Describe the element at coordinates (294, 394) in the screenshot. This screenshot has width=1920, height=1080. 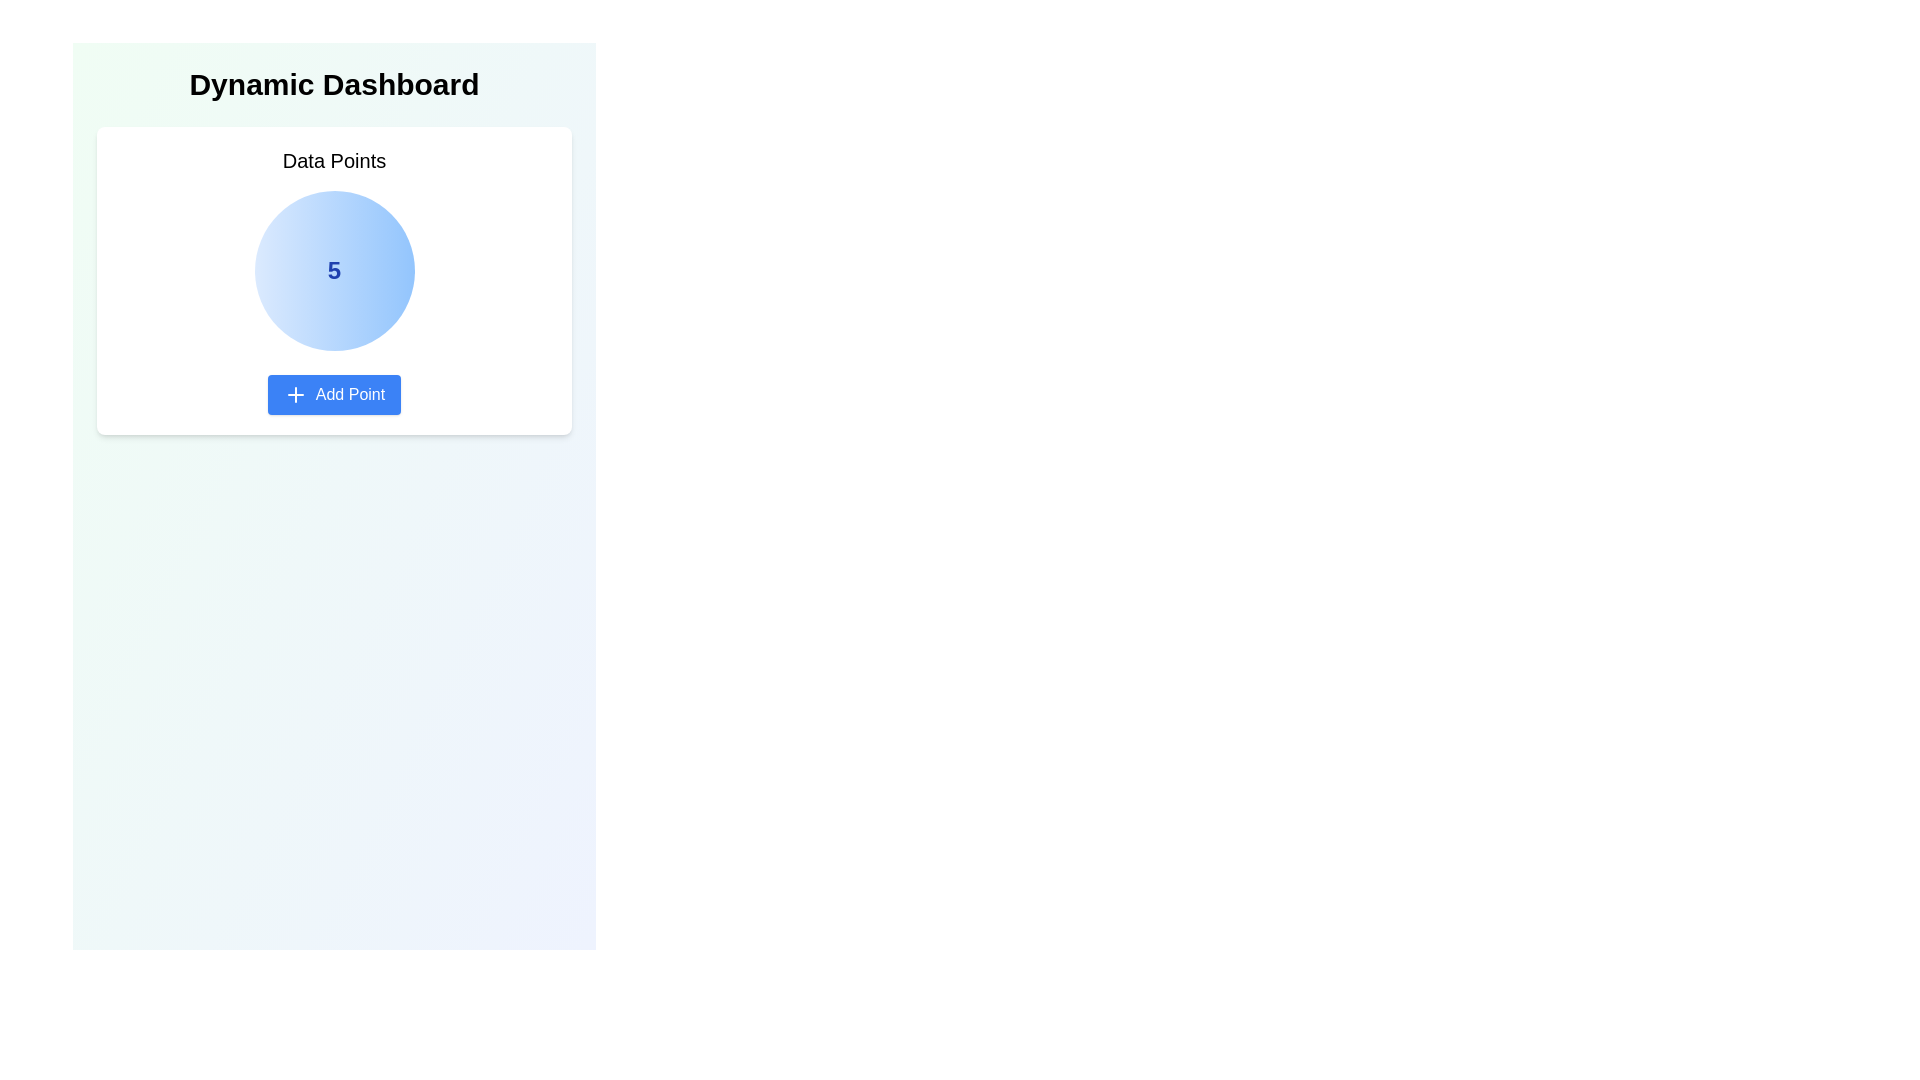
I see `the graphical representation of the plus sign icon centered within the 'Add Point' button on the card labeled 'Data Points'` at that location.